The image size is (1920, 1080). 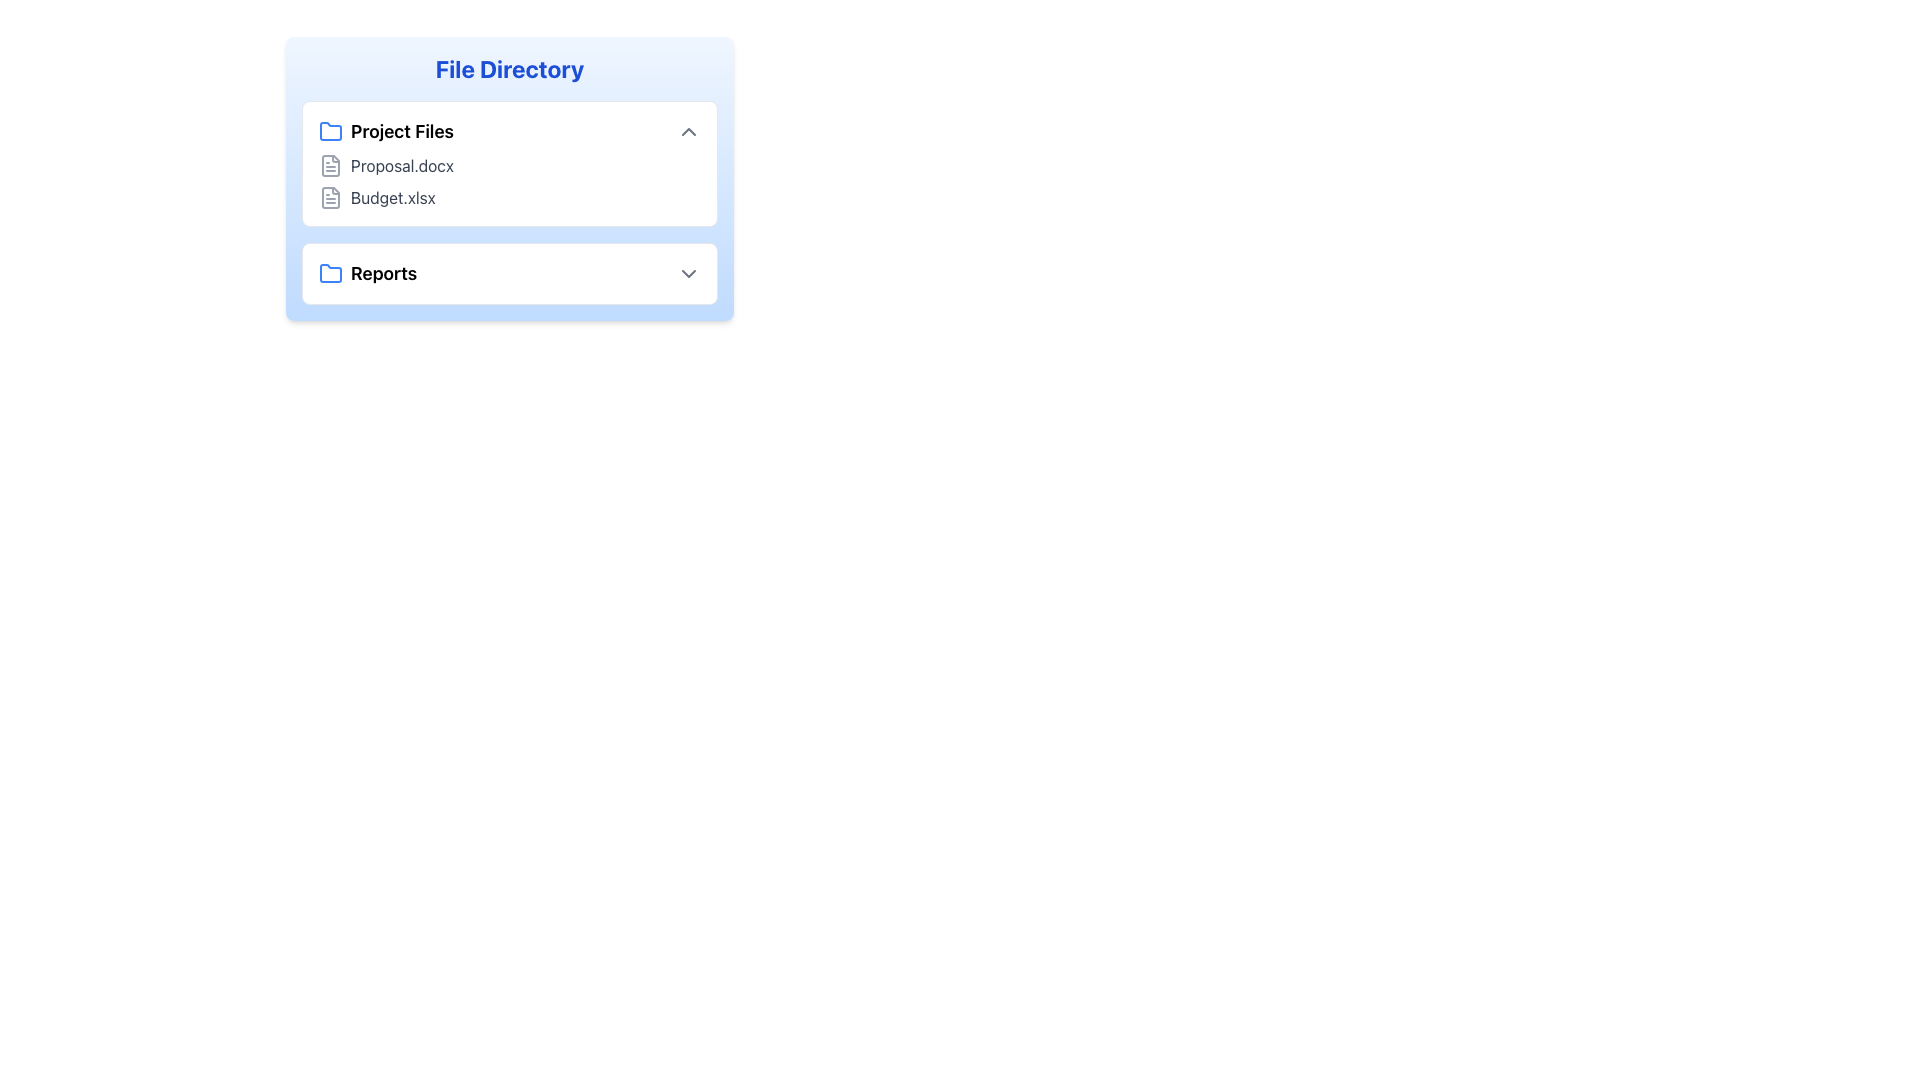 I want to click on the icon representing the file 'Budget.xlsx' located in the 'File Directory' section, specifically the second icon in the 'Project Files' folder, so click(x=331, y=197).